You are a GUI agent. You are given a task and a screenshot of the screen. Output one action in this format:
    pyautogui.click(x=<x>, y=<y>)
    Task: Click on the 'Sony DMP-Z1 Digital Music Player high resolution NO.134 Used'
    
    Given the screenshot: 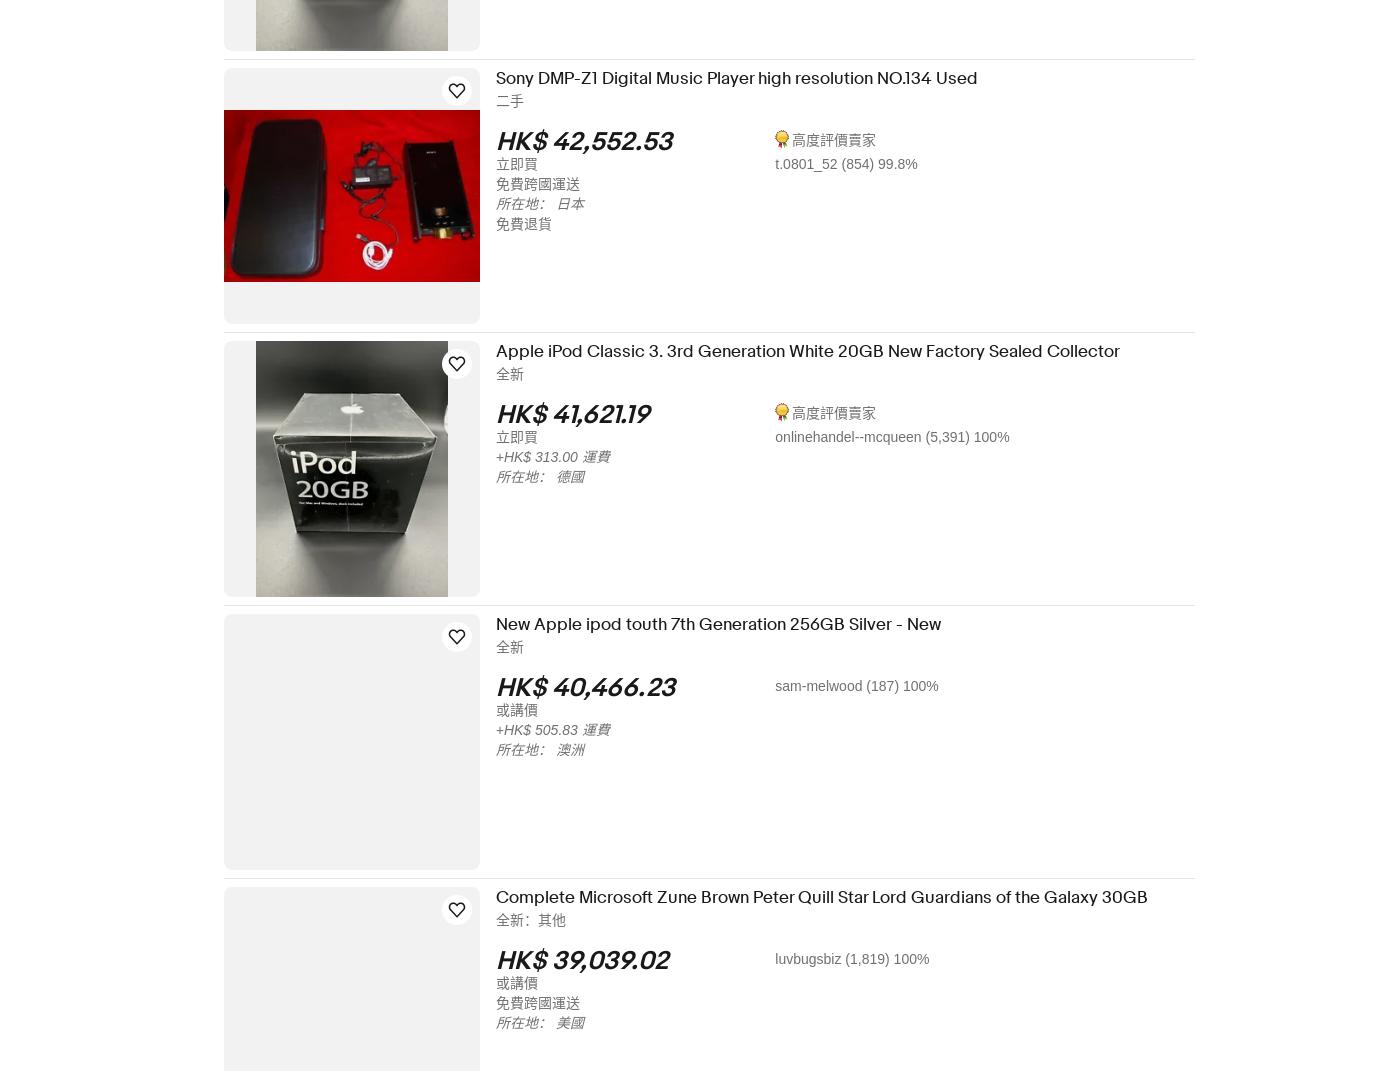 What is the action you would take?
    pyautogui.click(x=749, y=78)
    